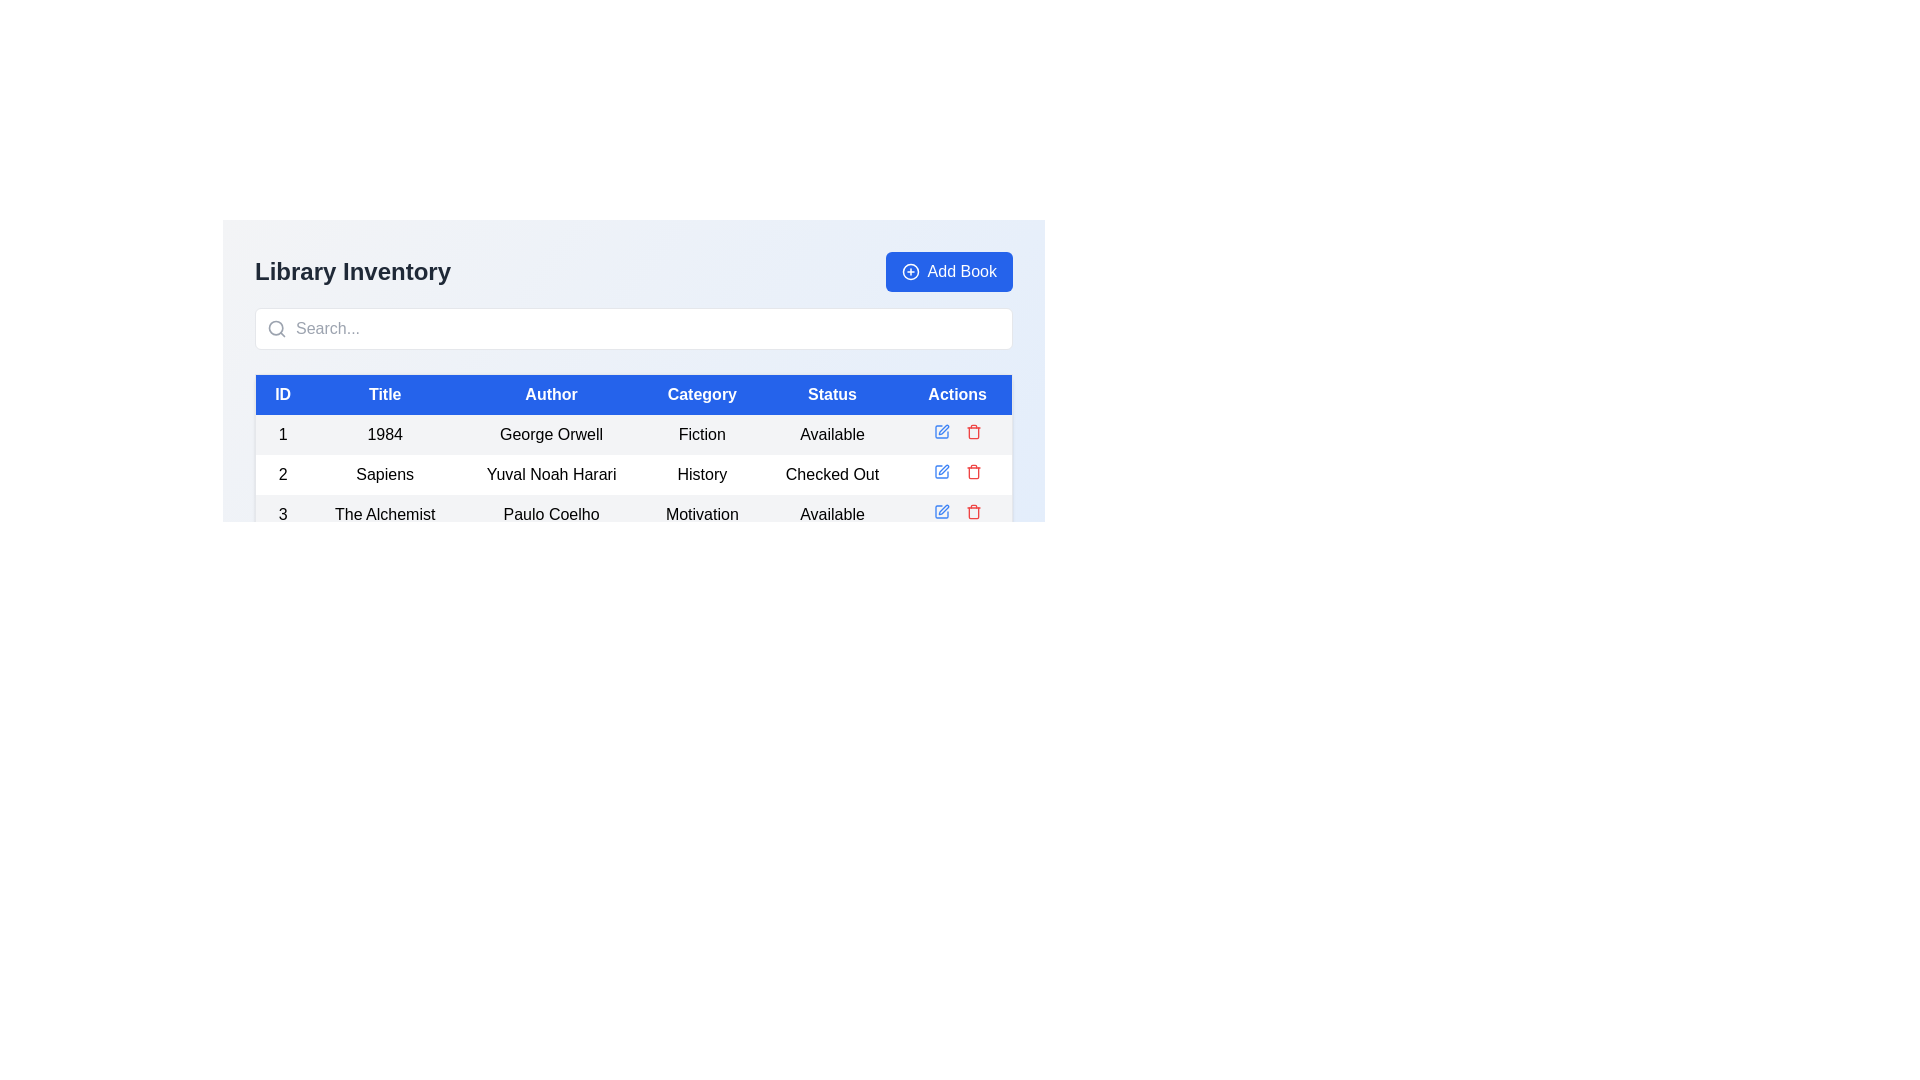 Image resolution: width=1920 pixels, height=1080 pixels. What do you see at coordinates (832, 474) in the screenshot?
I see `the label styled with padding that contains the text 'Checked Out', located in the 'Status' column of the table under the book title 'Sapiens'` at bounding box center [832, 474].